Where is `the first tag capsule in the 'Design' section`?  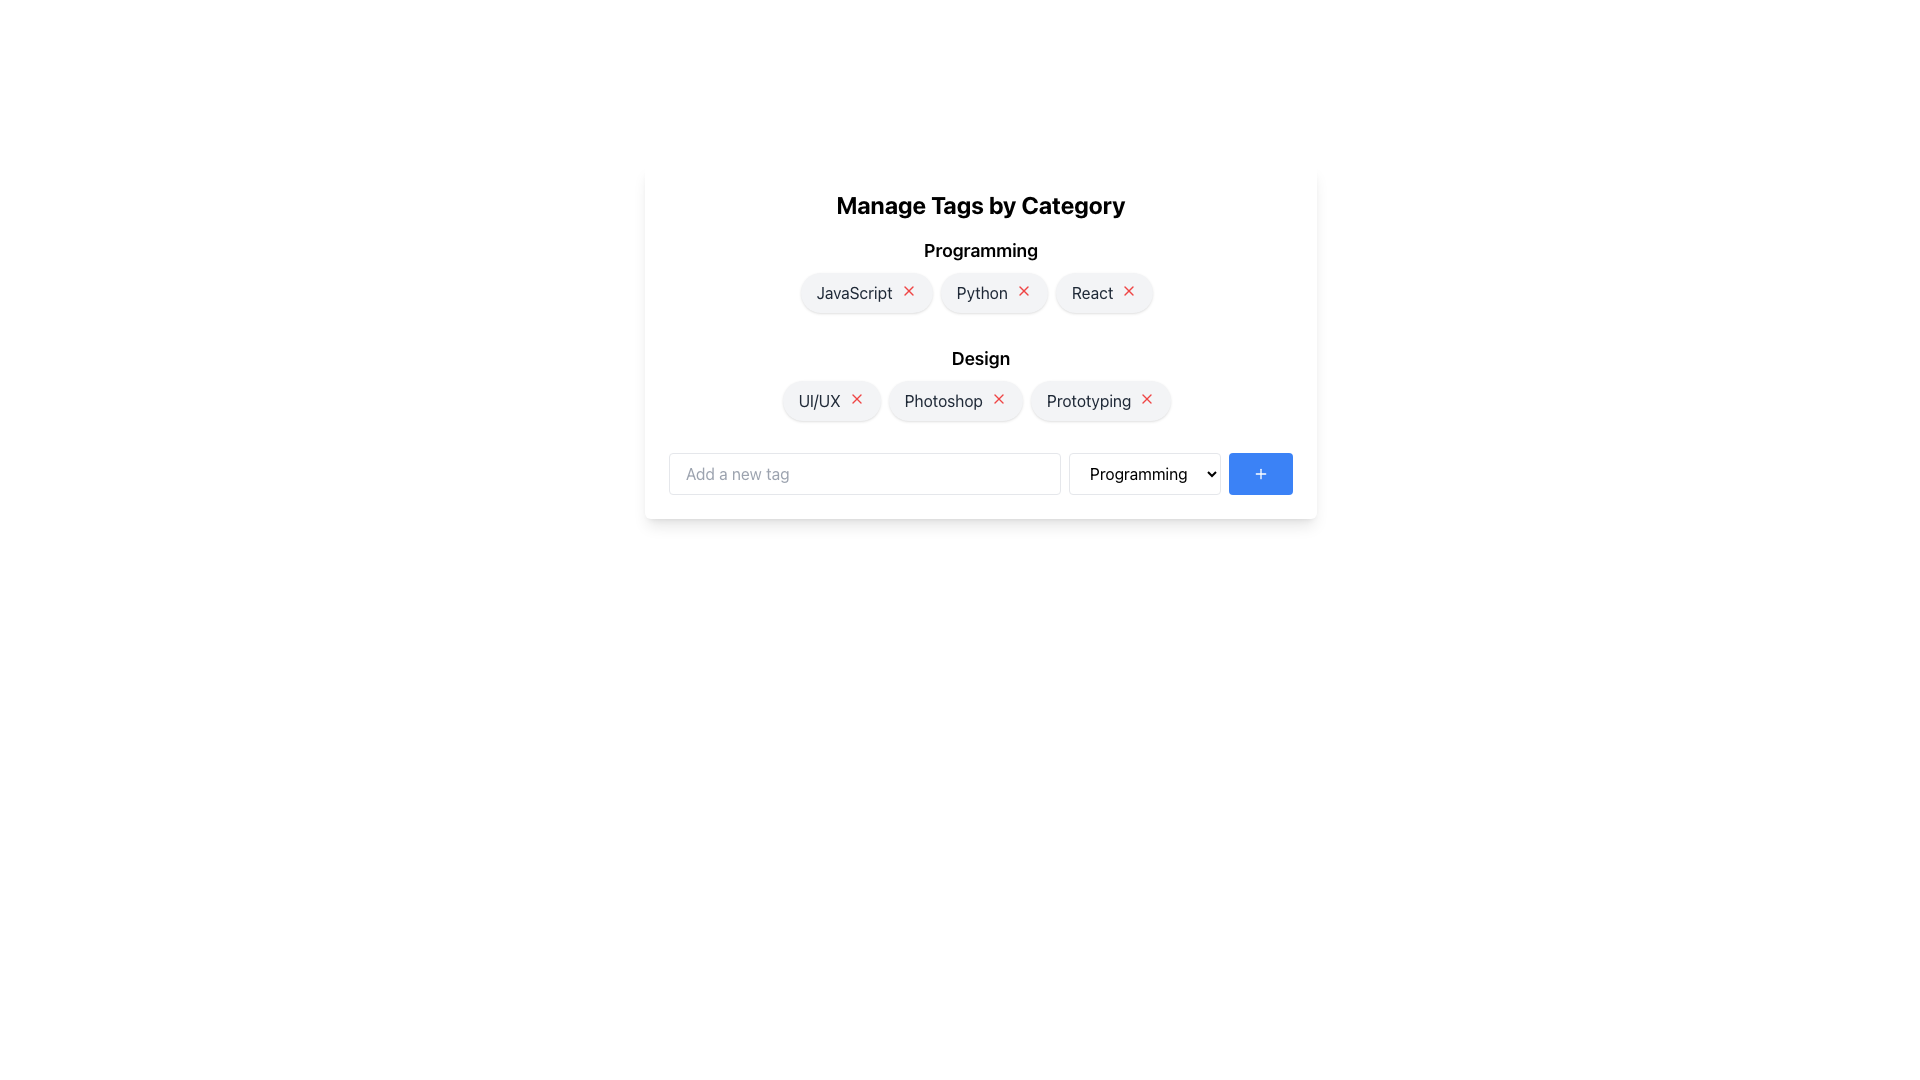 the first tag capsule in the 'Design' section is located at coordinates (831, 401).